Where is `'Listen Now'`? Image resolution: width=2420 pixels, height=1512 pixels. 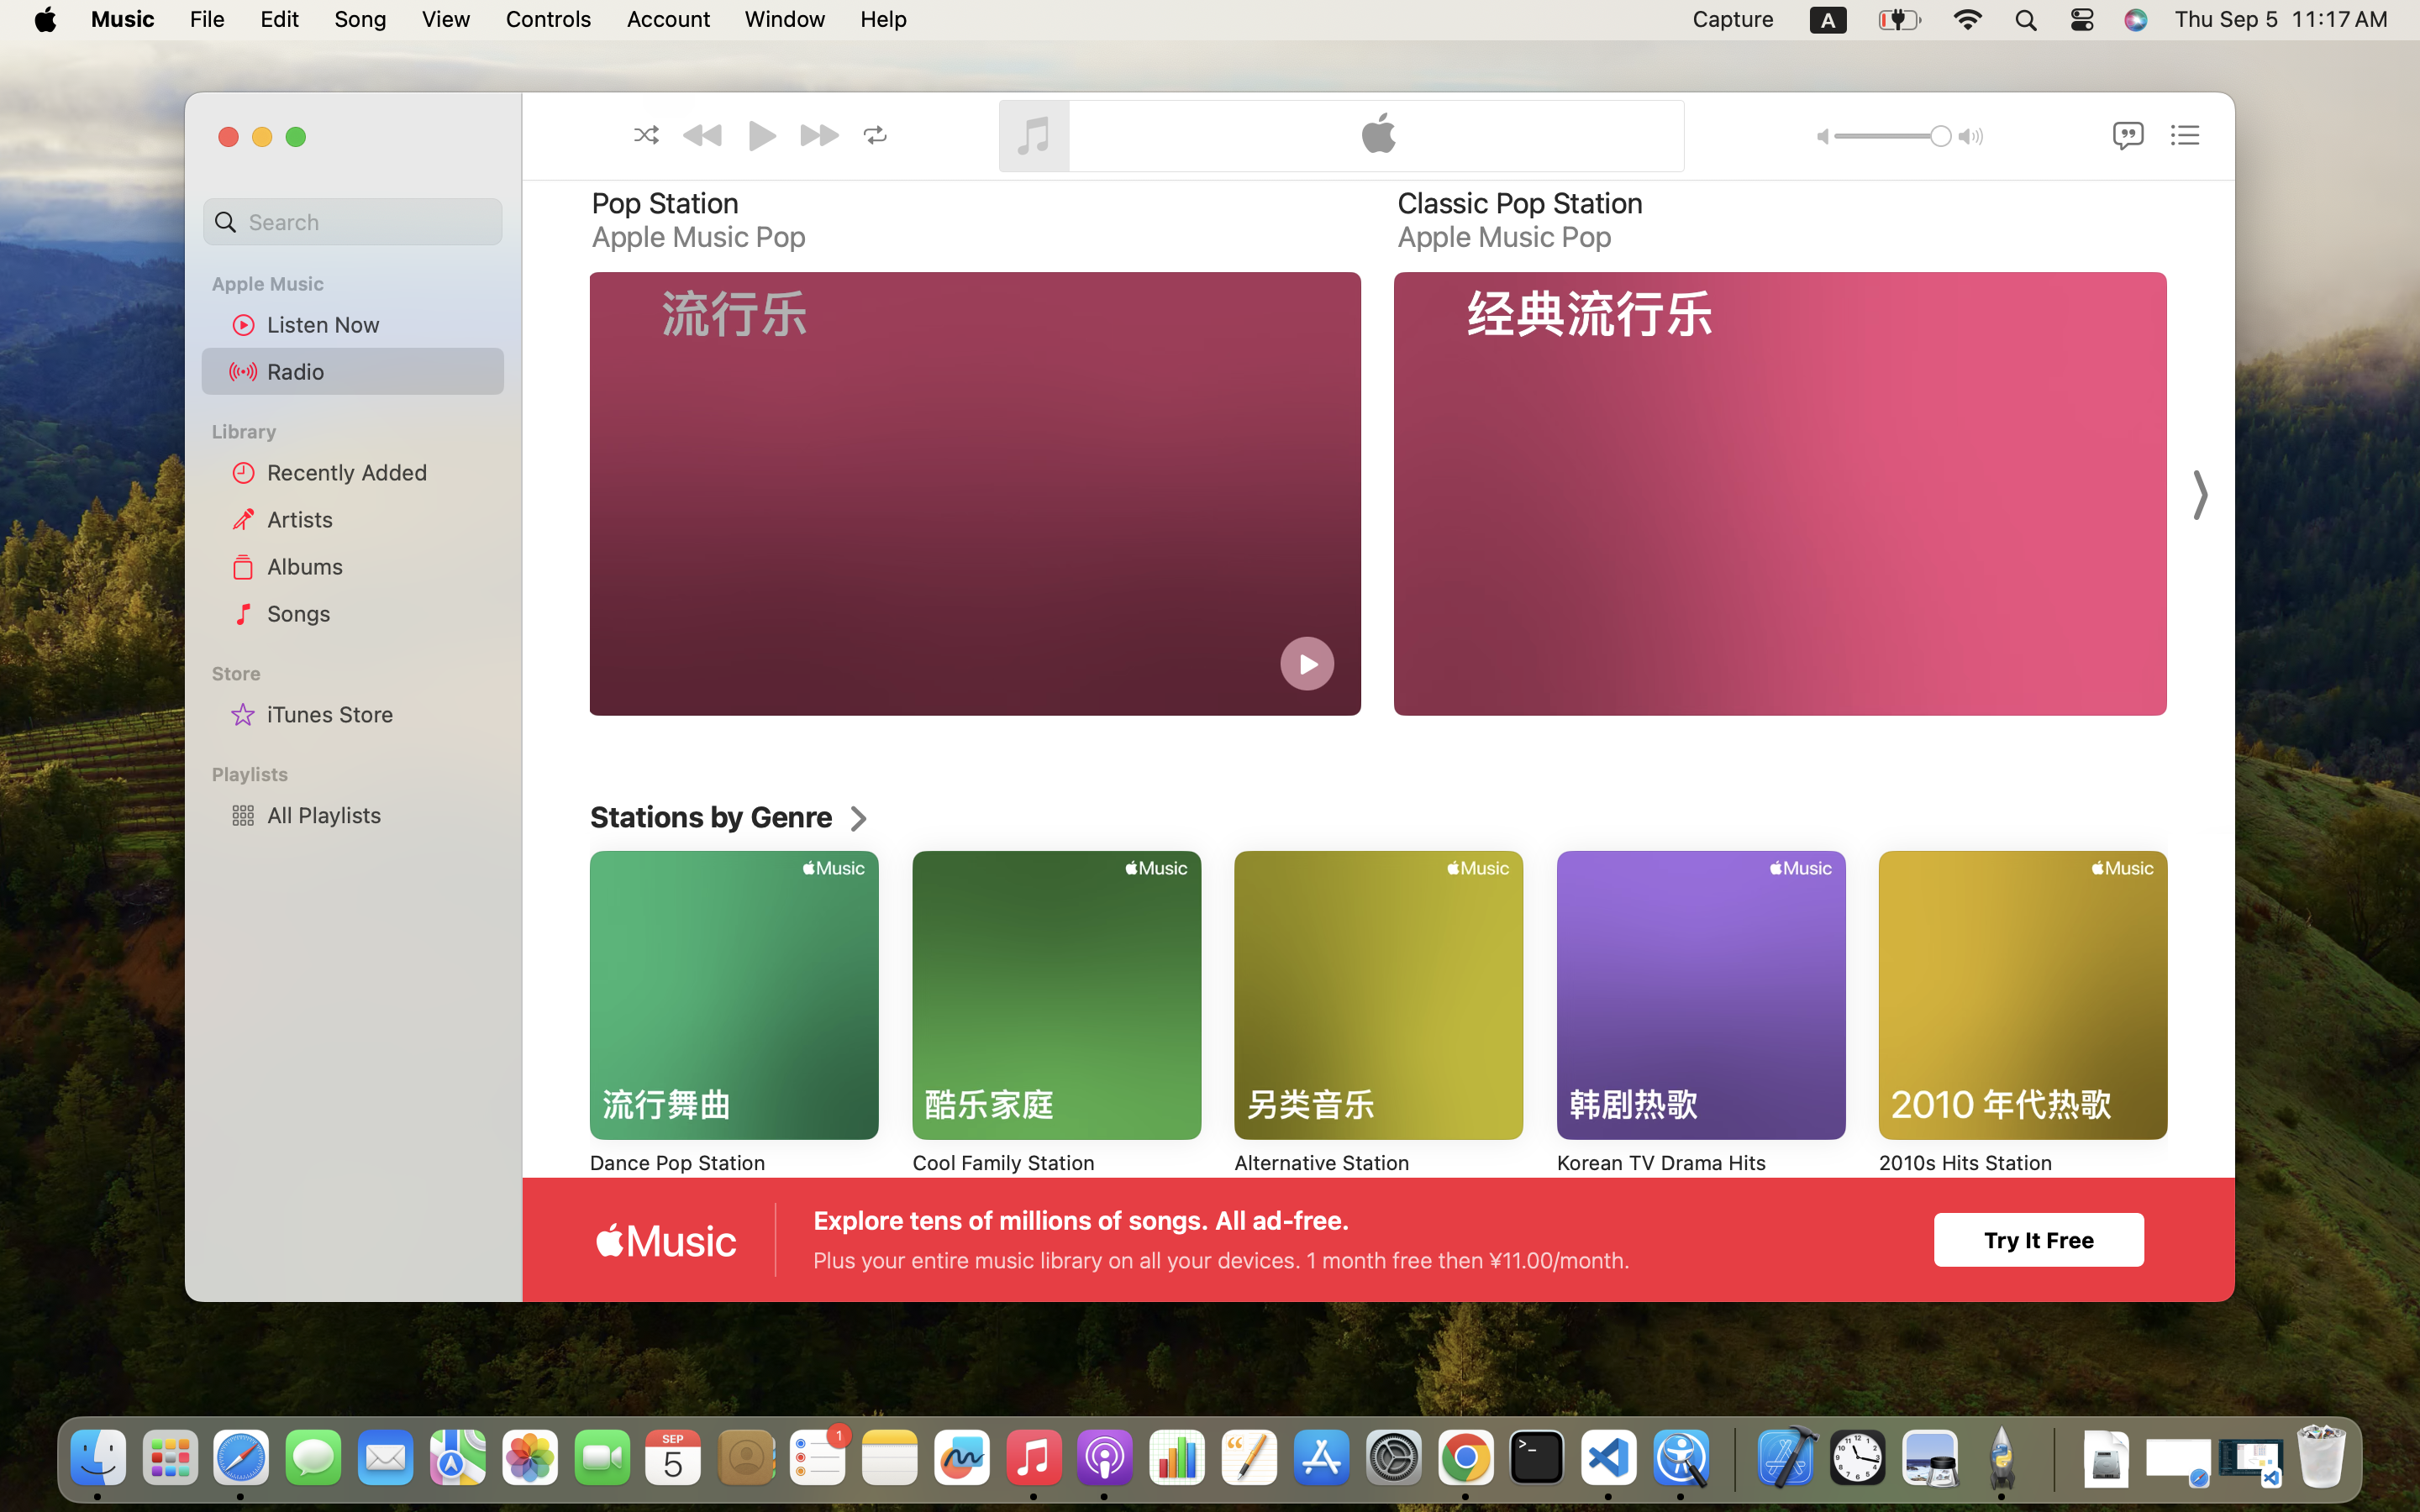
'Listen Now' is located at coordinates (379, 323).